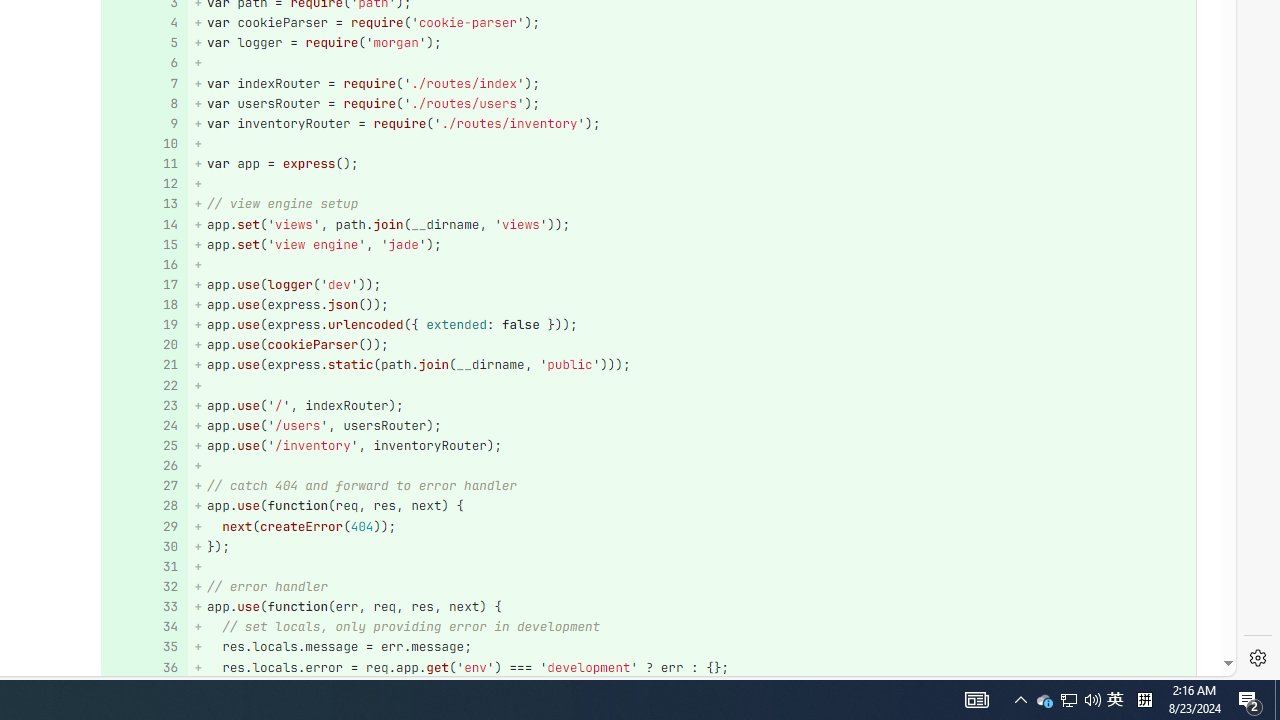  I want to click on 'Add a comment to this line 7', so click(143, 82).